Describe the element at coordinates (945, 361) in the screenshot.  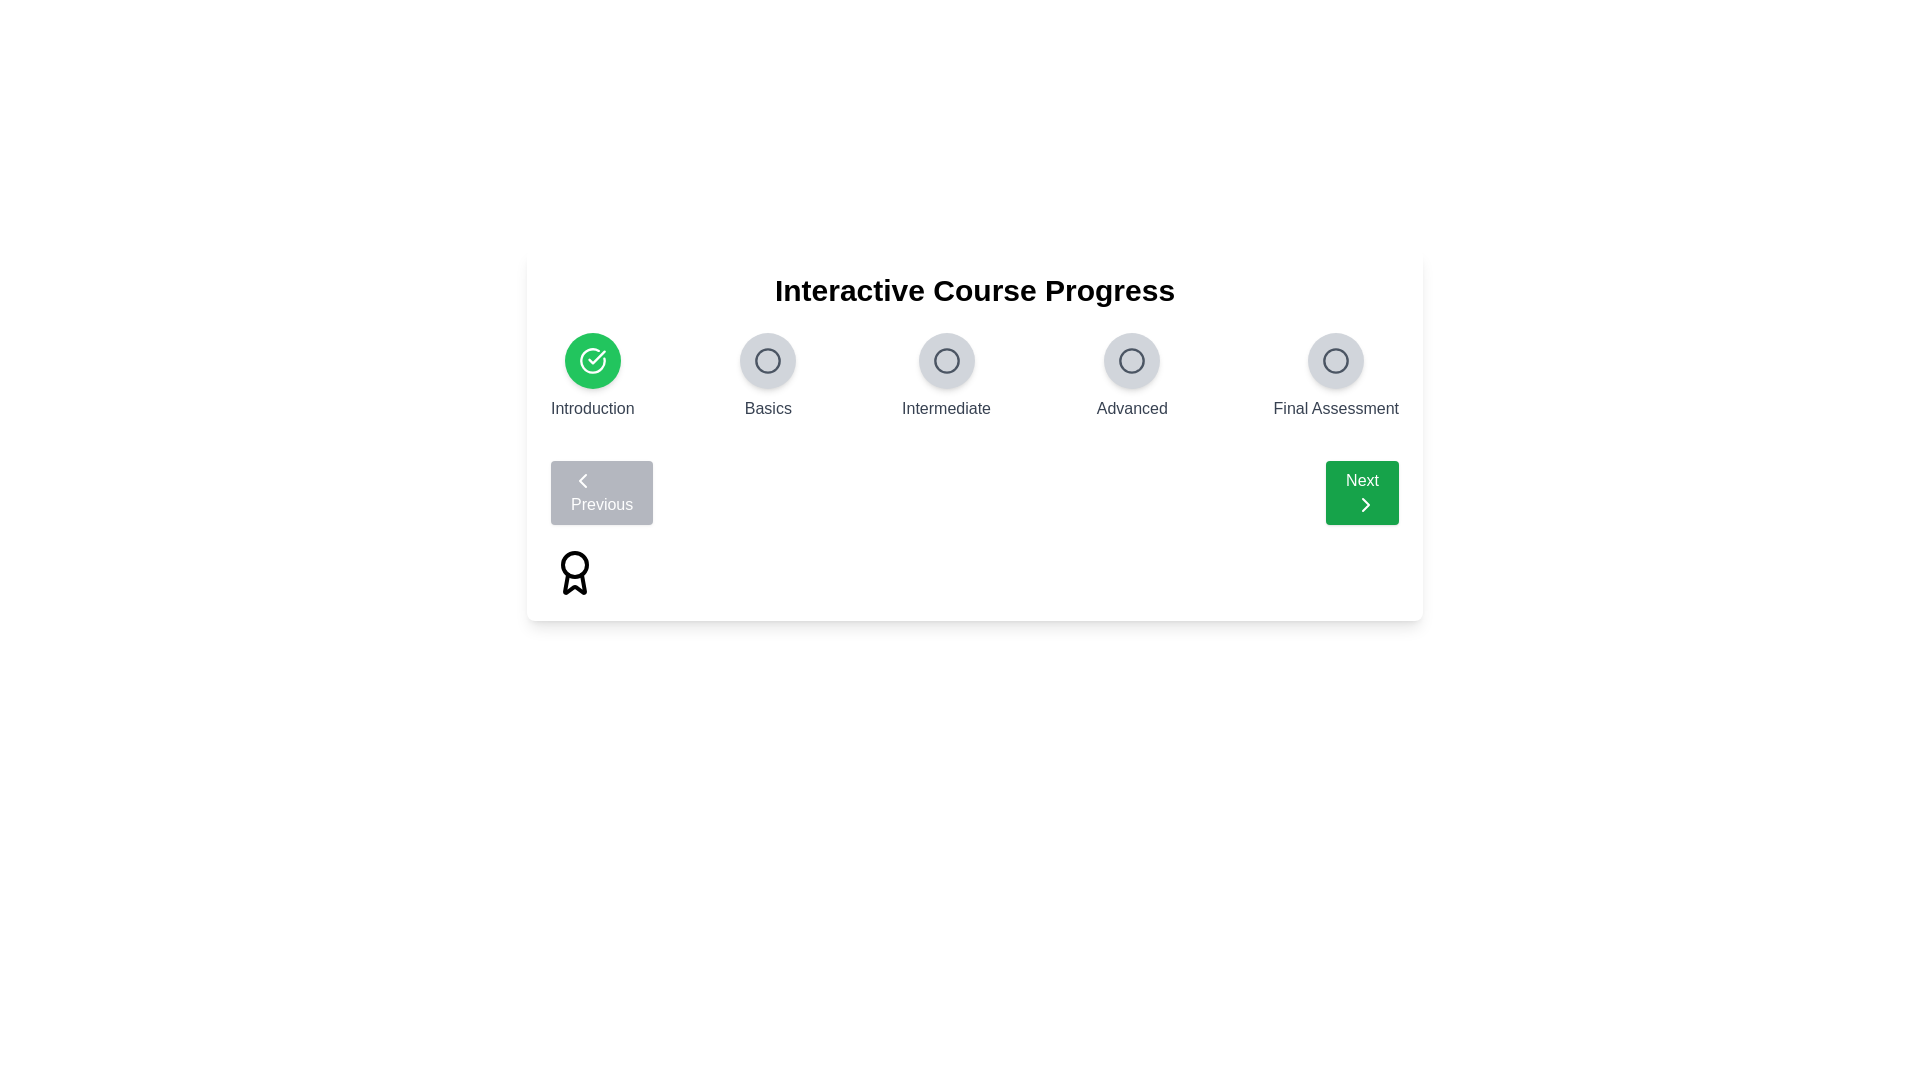
I see `the Progress Indicator, which is a circular outline styled as a progress marker located under the heading 'Interactive Course Progress', positioned as the third item labeled 'Intermediate'` at that location.